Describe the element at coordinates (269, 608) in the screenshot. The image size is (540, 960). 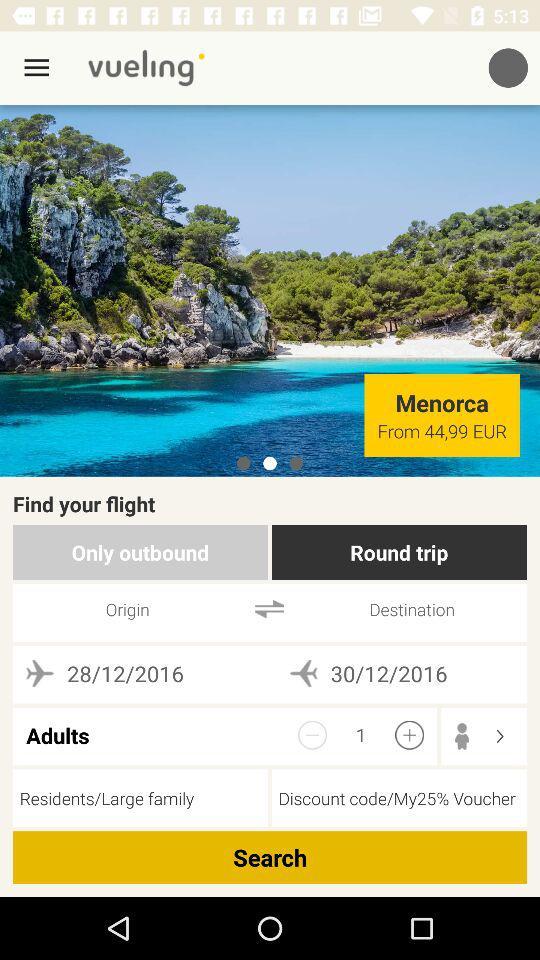
I see `icon next to the origin icon` at that location.